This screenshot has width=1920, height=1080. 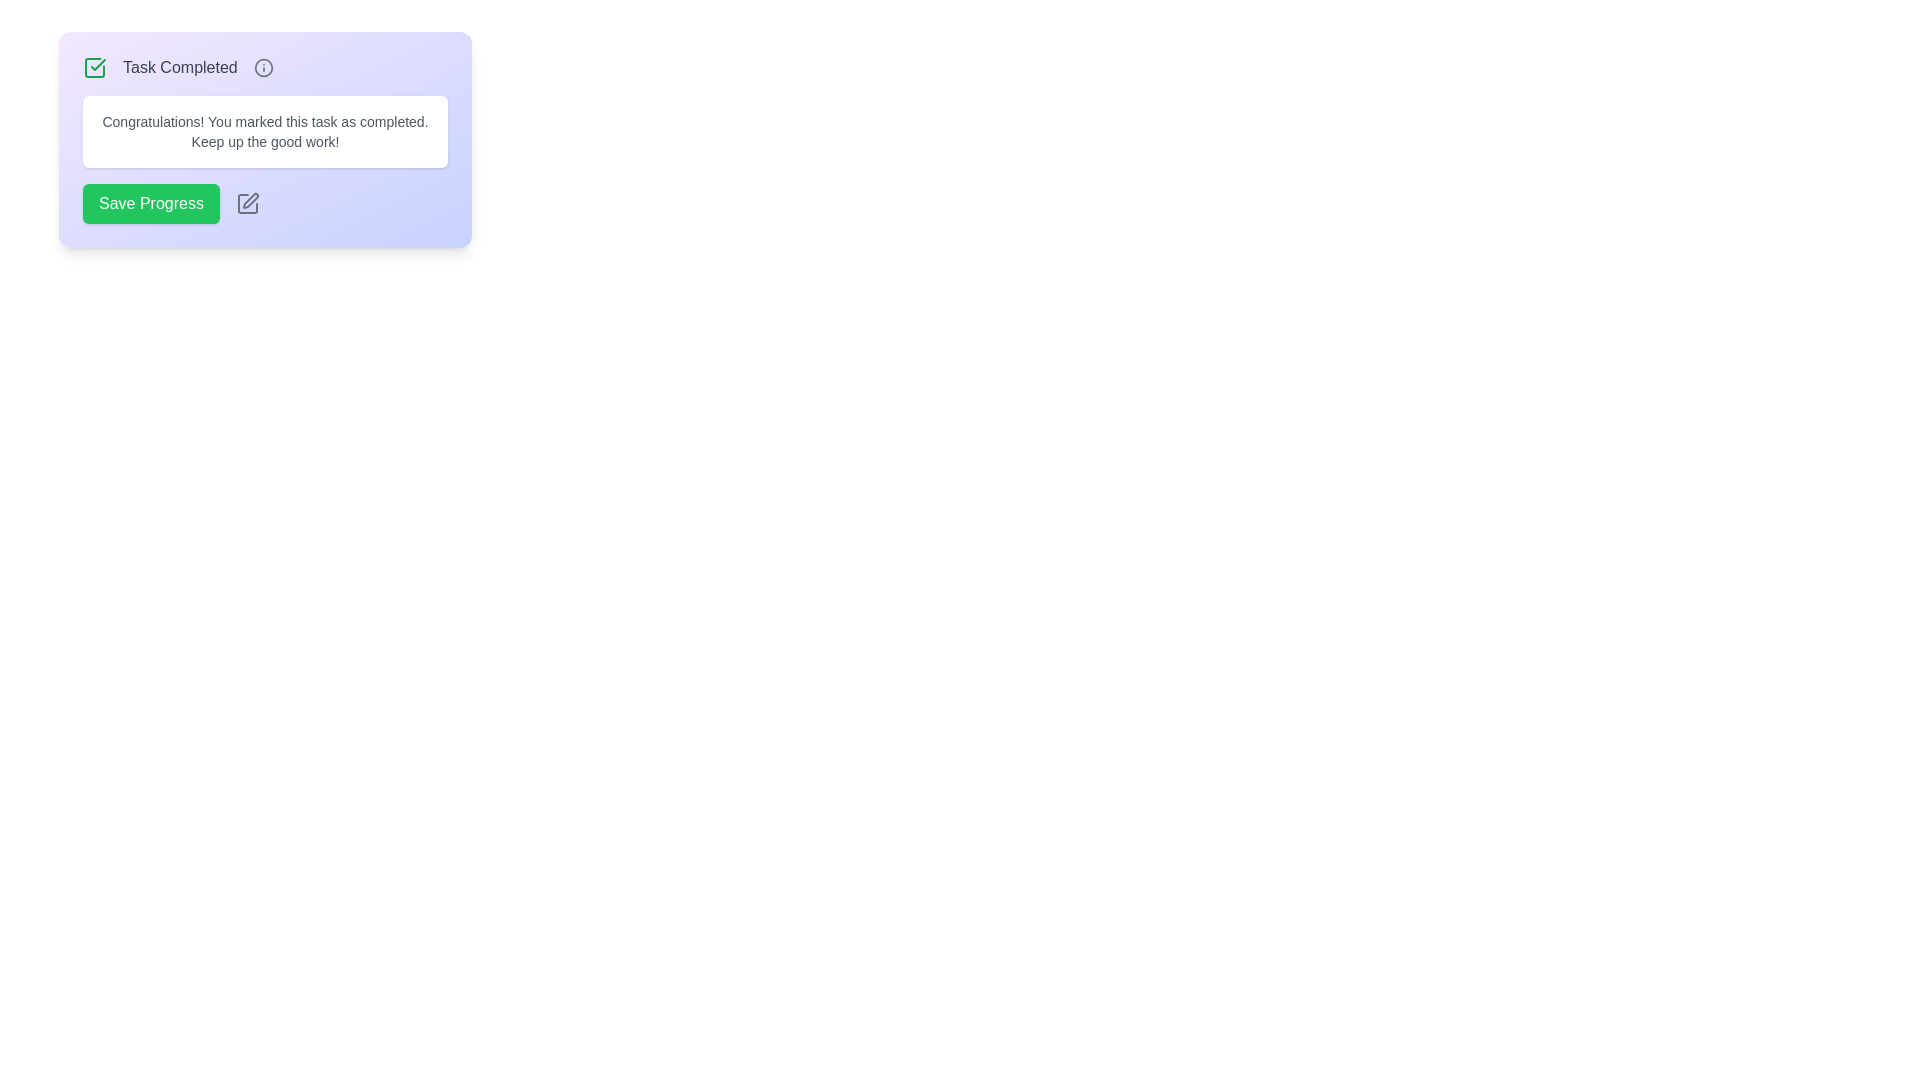 I want to click on the checkmark segment of the SVG icon located in the top-left section of the notification-style UI component, so click(x=97, y=64).